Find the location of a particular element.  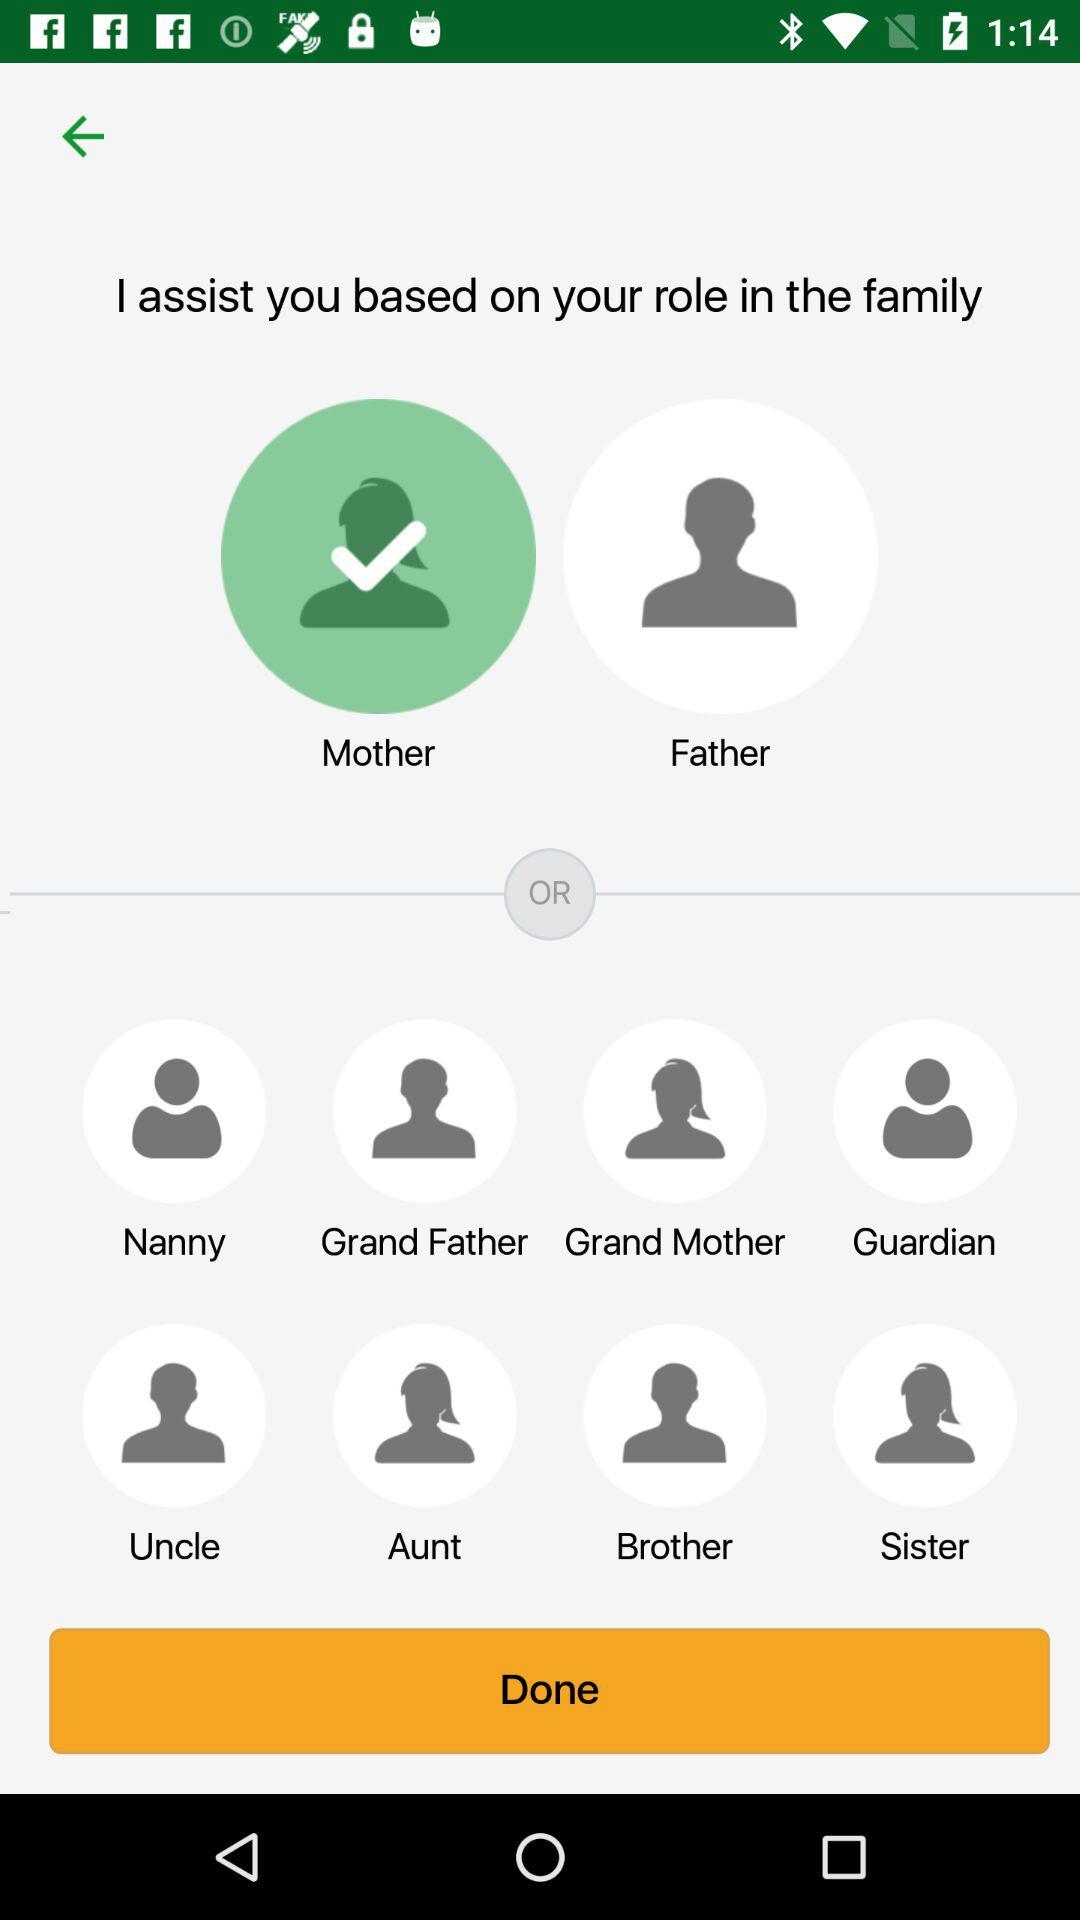

make a selection is located at coordinates (414, 1110).